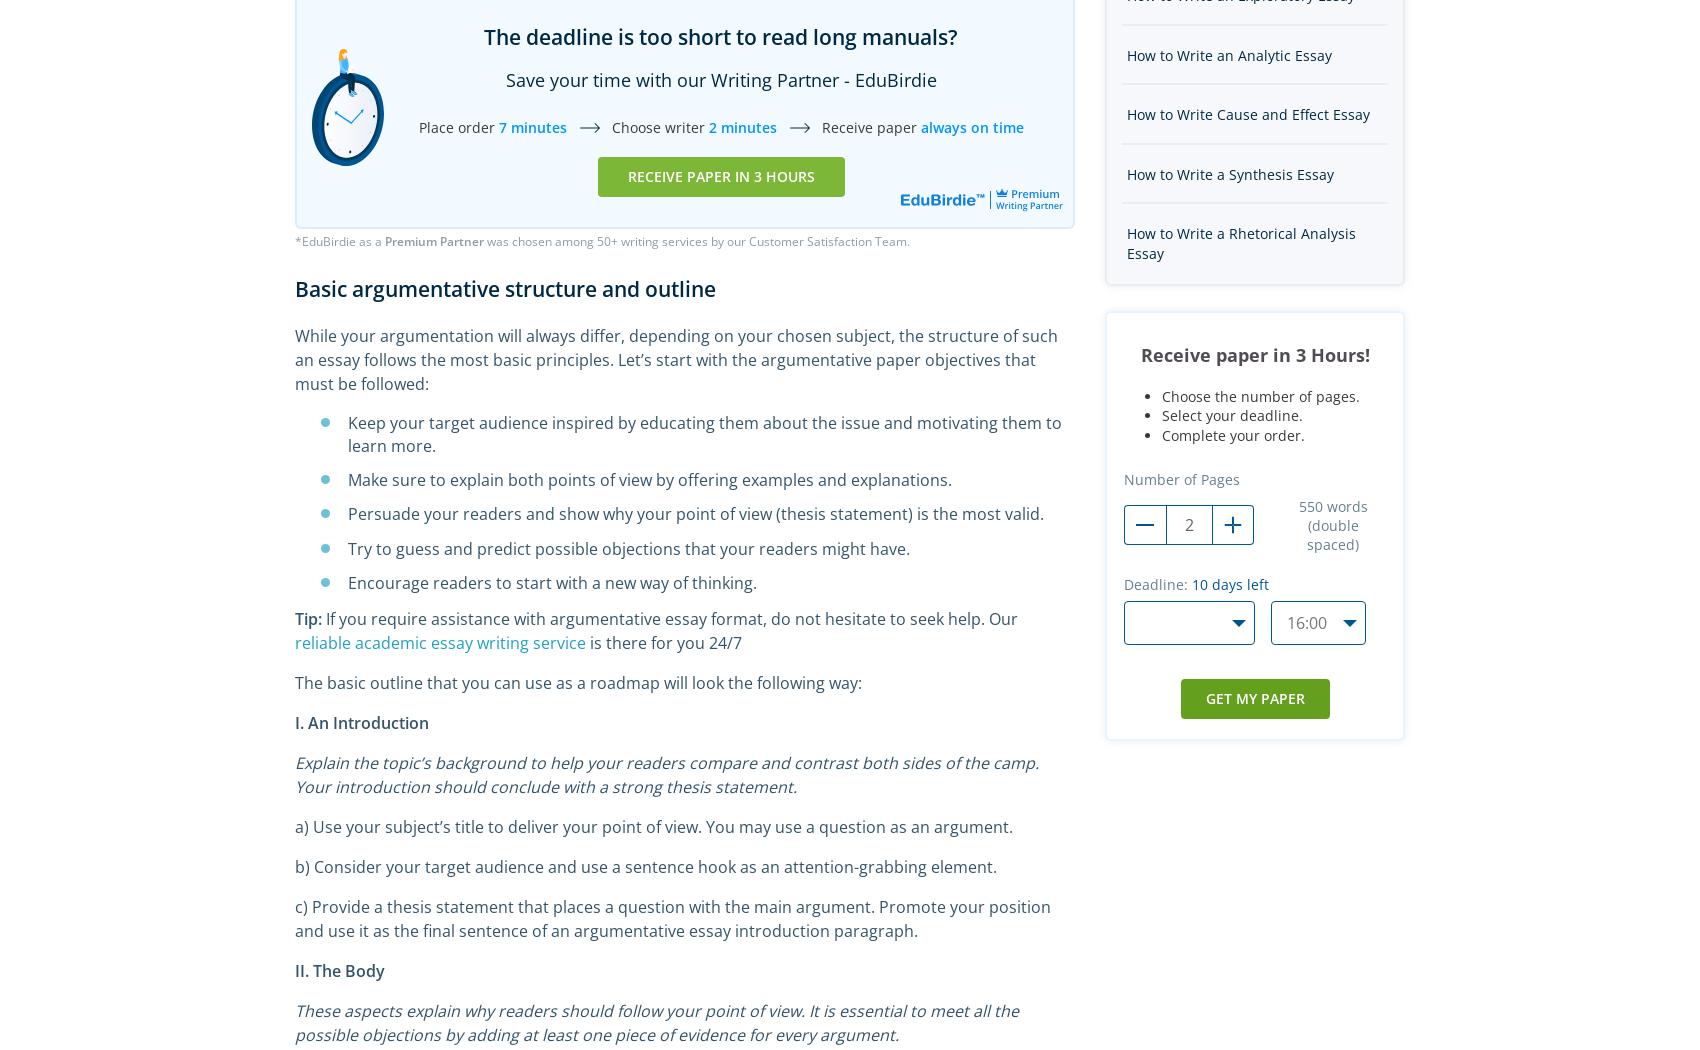 Image resolution: width=1700 pixels, height=1050 pixels. I want to click on 'reliable academic essay writing service', so click(440, 640).